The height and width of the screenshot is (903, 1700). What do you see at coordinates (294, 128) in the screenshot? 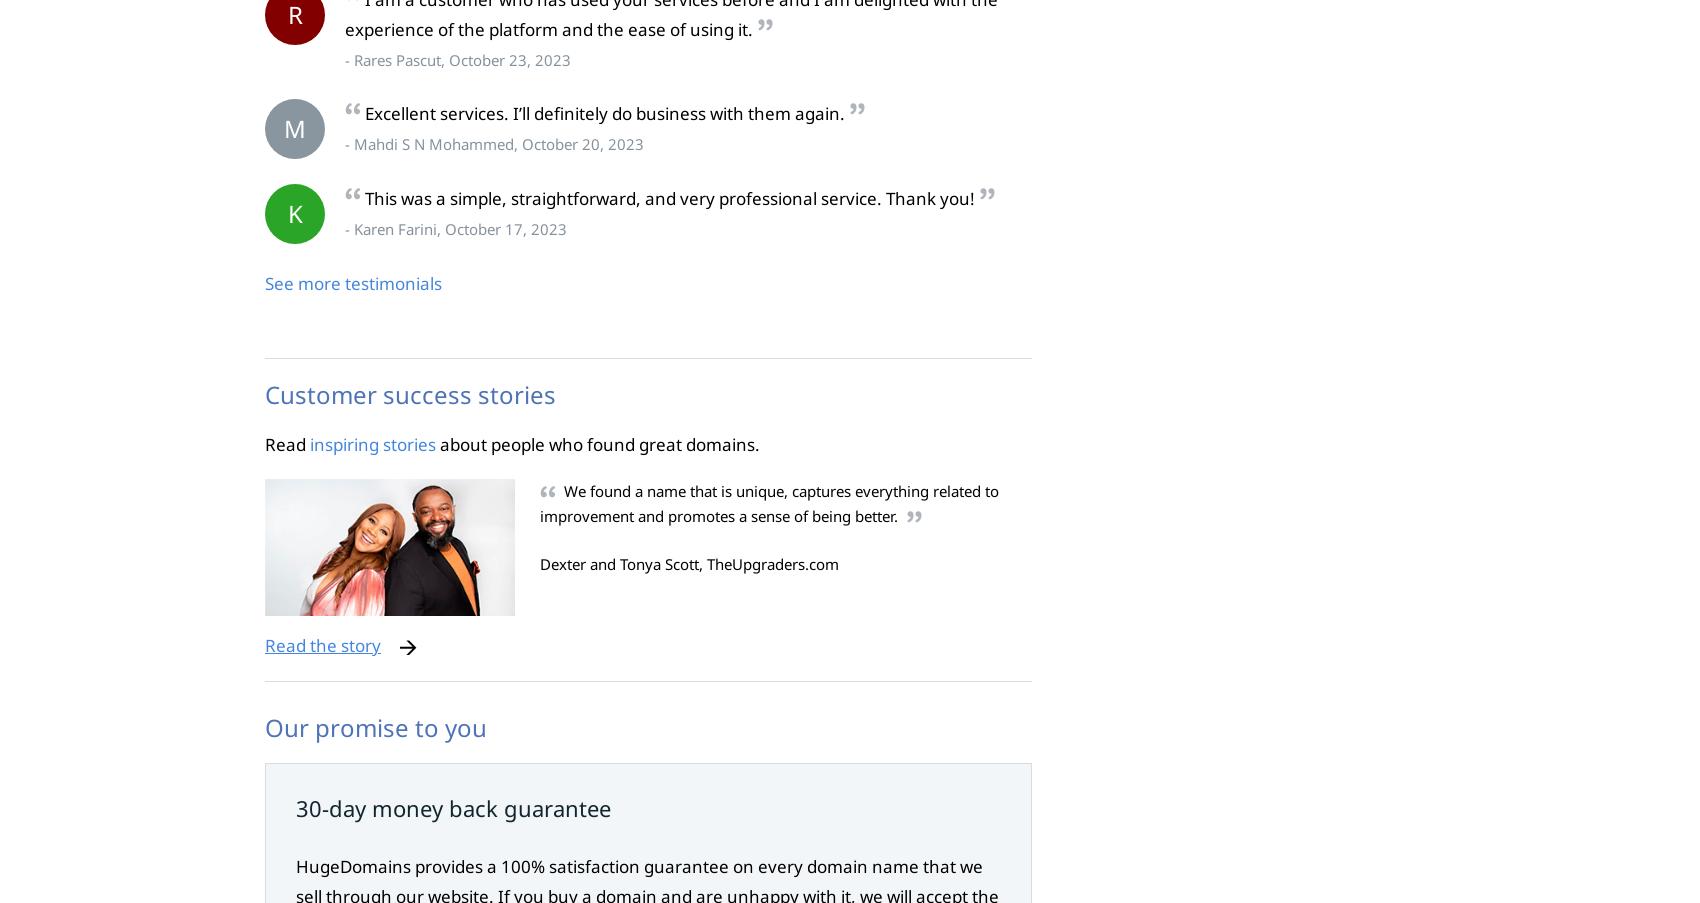
I see `'M'` at bounding box center [294, 128].